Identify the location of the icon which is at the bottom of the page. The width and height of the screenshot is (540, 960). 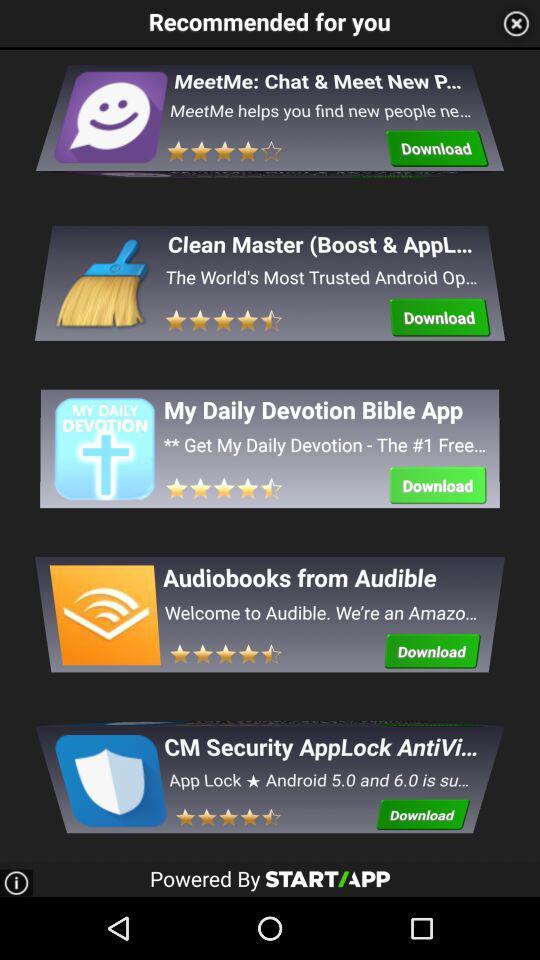
(109, 767).